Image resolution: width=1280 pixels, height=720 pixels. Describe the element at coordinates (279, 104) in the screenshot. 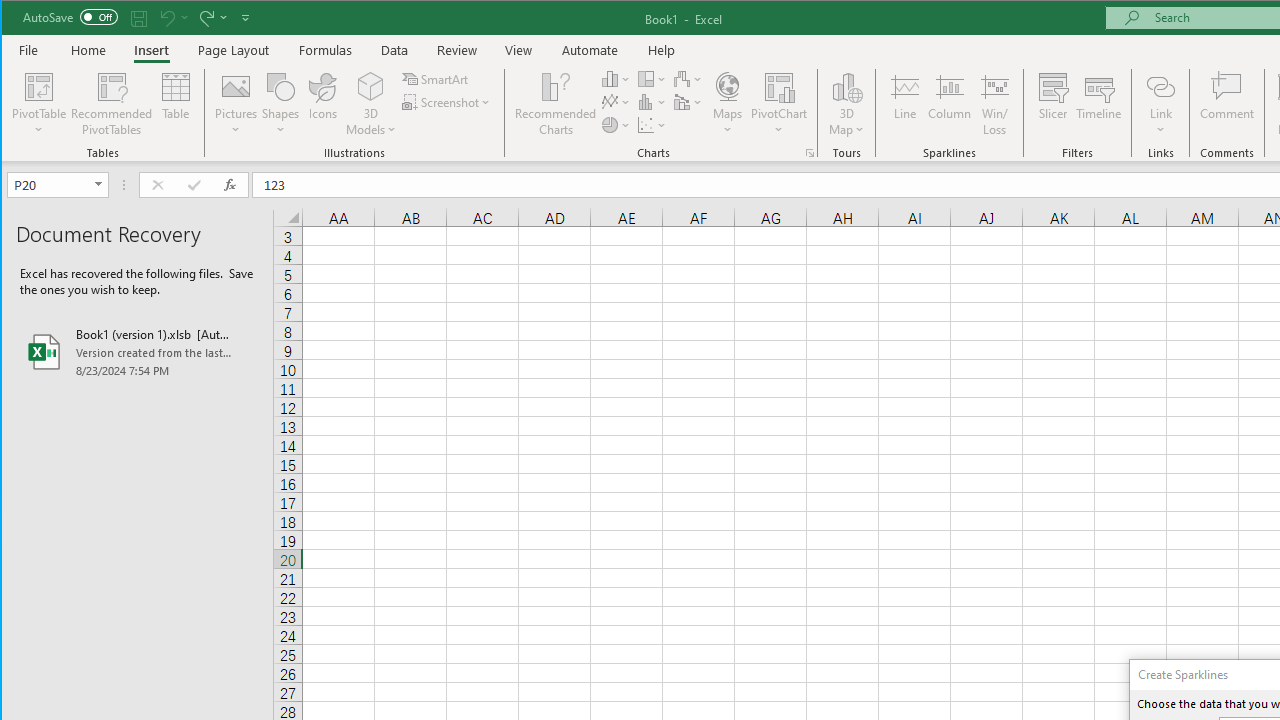

I see `'Shapes'` at that location.